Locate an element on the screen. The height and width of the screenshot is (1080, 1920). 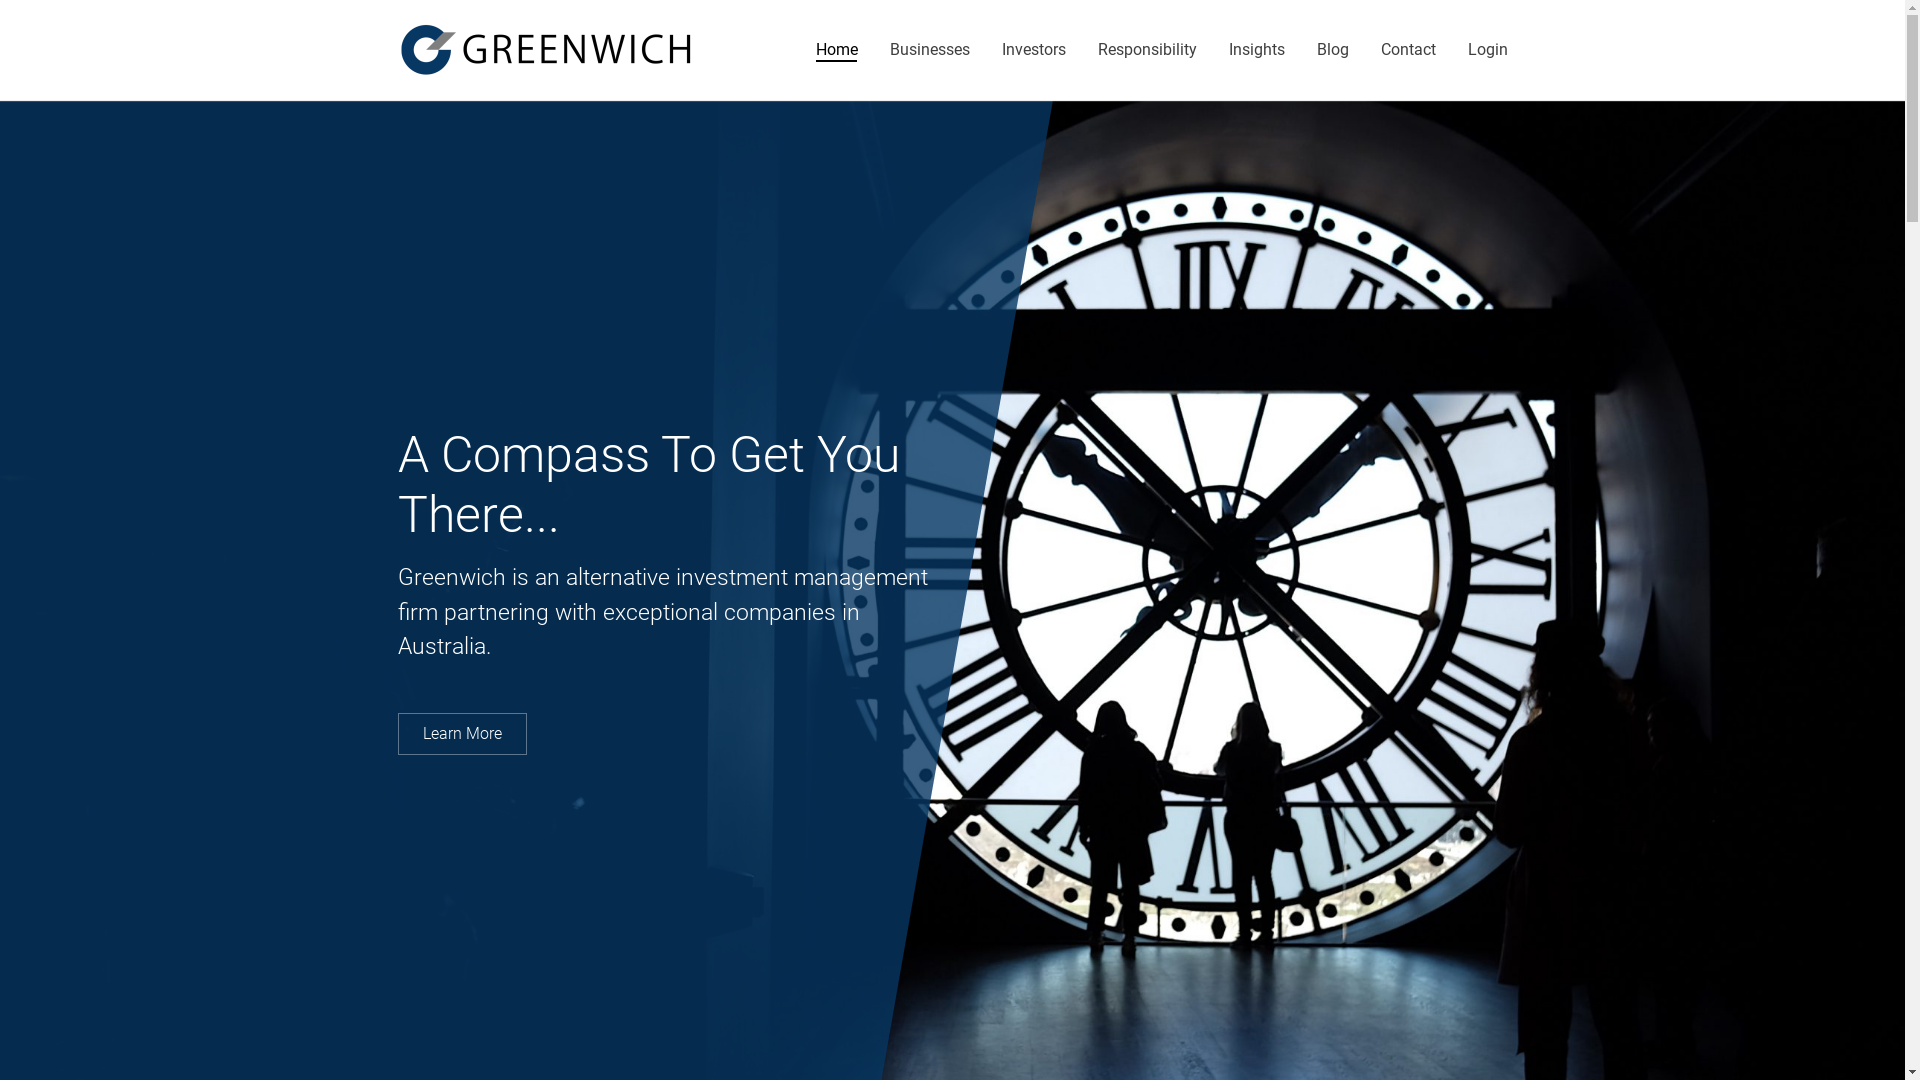
'Contact' is located at coordinates (1379, 49).